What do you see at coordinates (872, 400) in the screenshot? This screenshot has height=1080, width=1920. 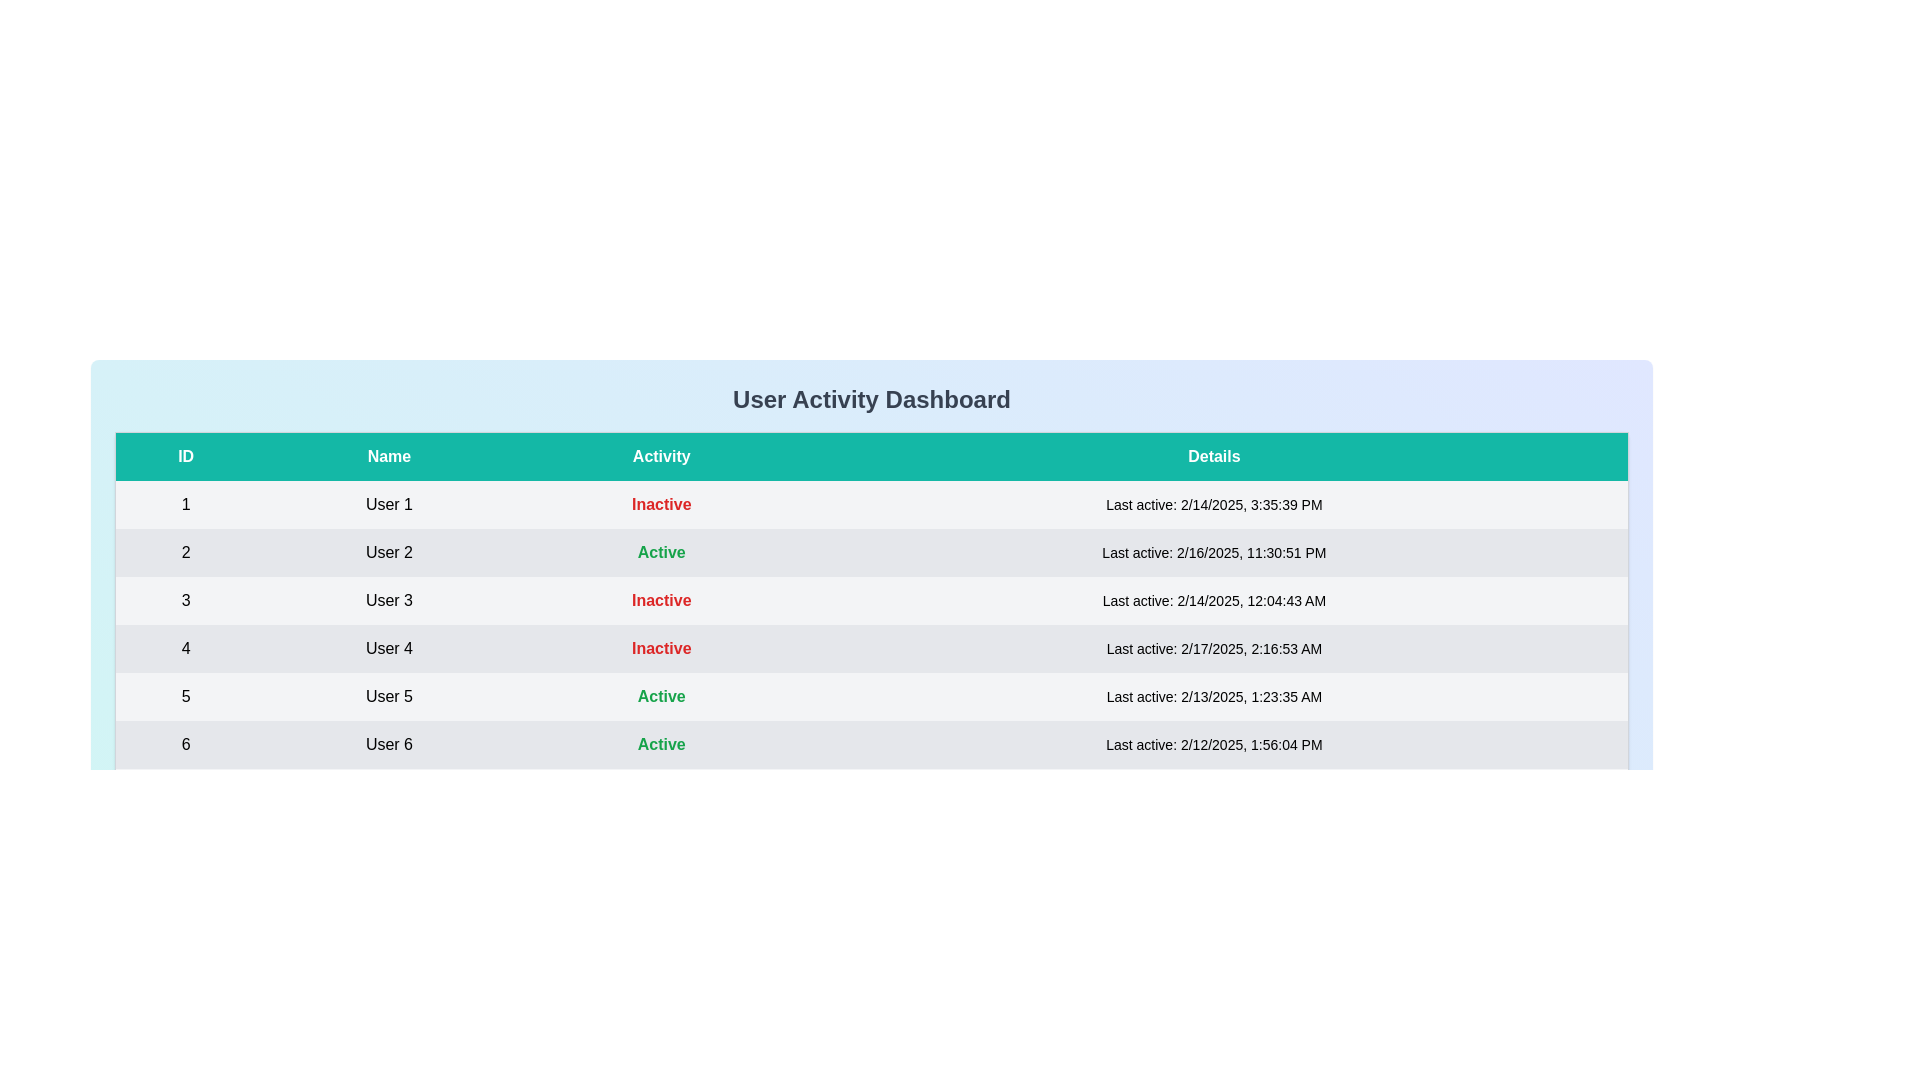 I see `the header element to inspect its text and styling for context` at bounding box center [872, 400].